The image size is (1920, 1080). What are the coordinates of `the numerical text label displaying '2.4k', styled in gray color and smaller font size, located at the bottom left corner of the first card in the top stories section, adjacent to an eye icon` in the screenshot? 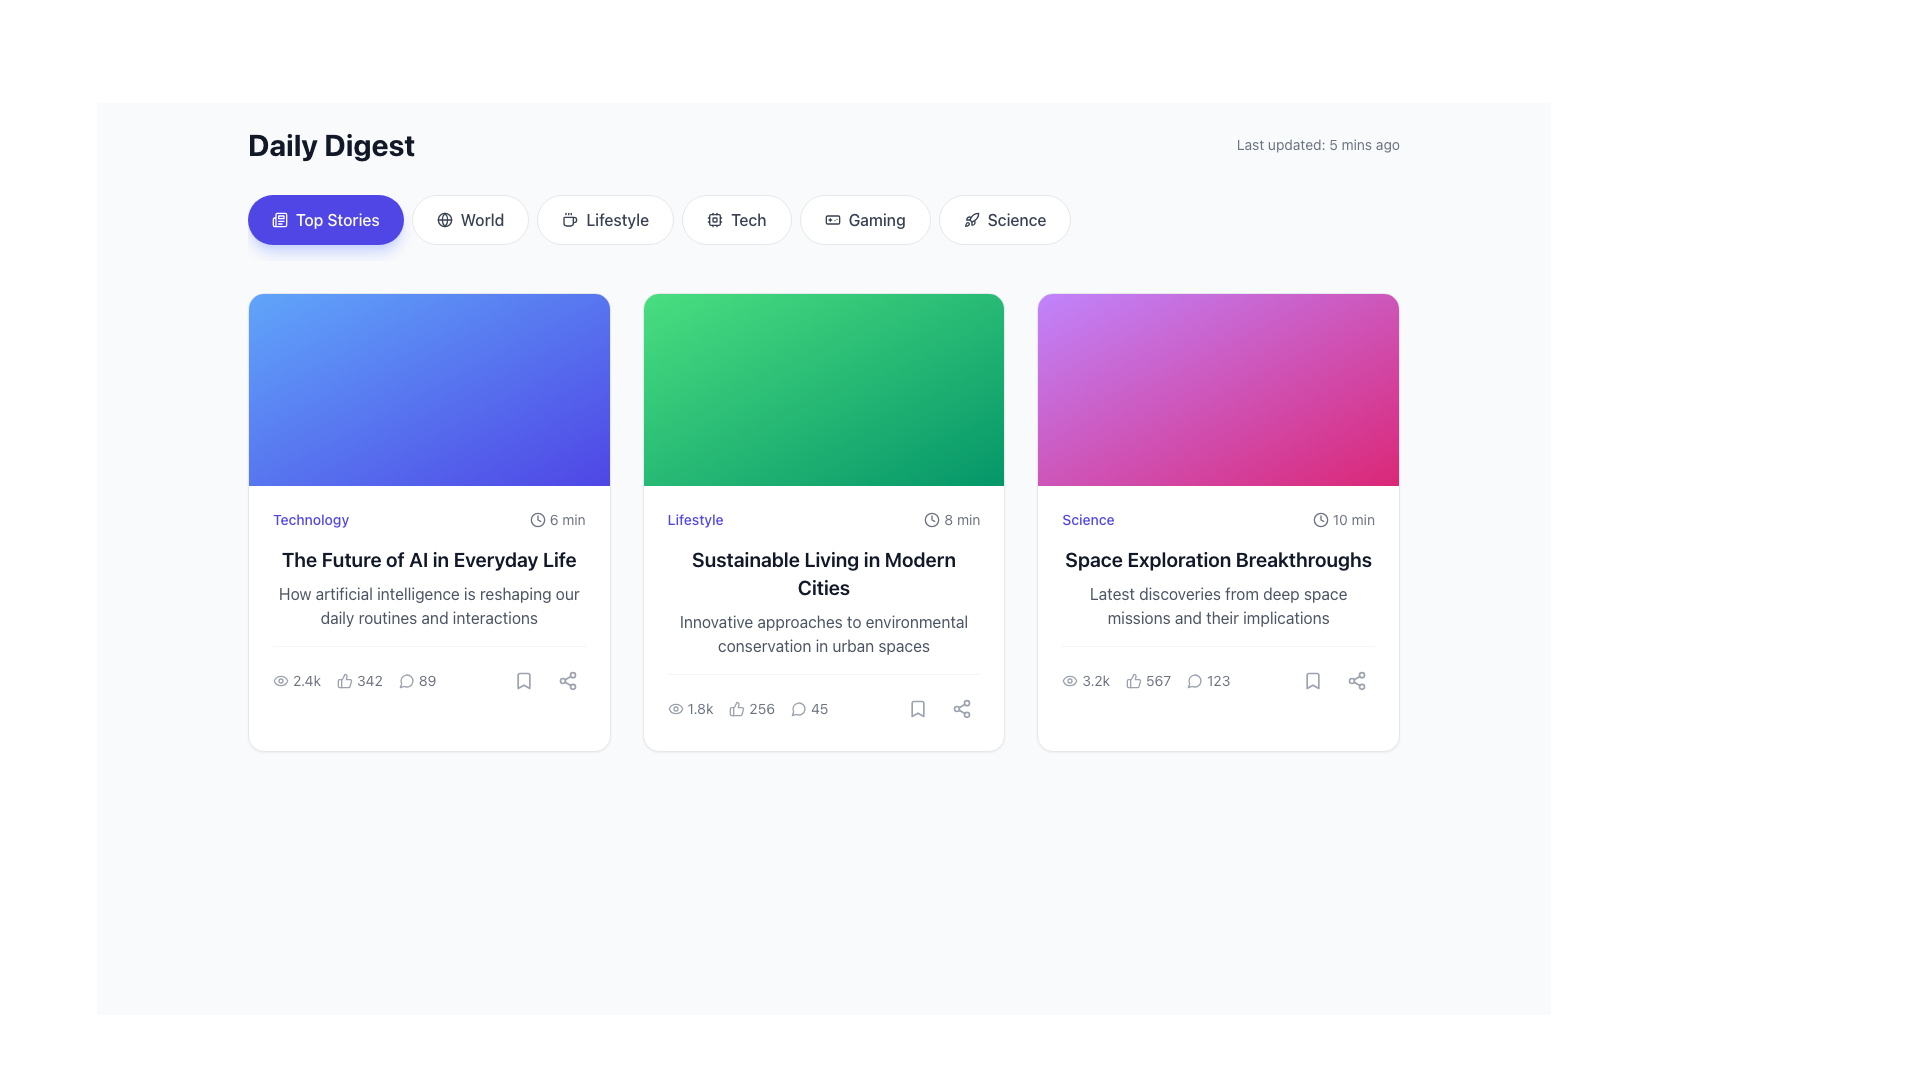 It's located at (306, 680).